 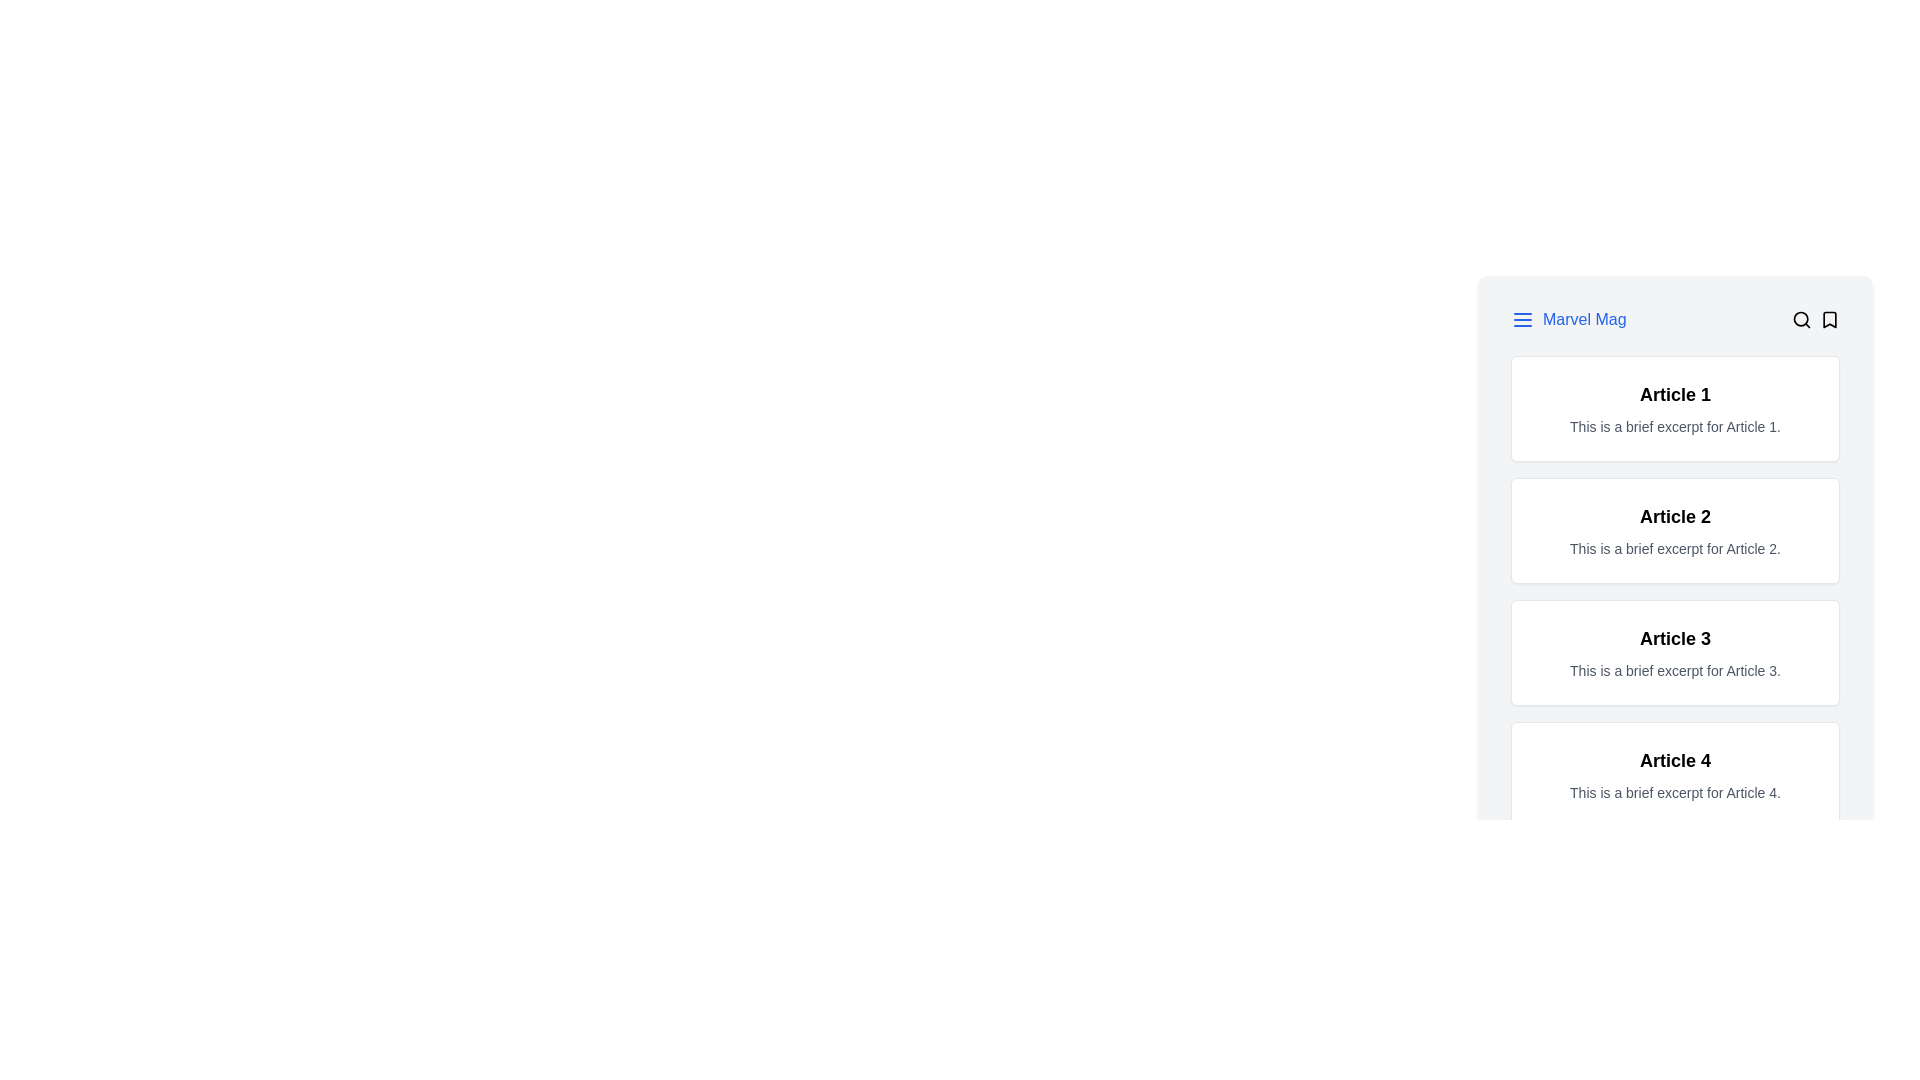 I want to click on the text label element reading 'This is a brief excerpt for Article 2.' located under the 'Article 2' heading in the second card of the article list, so click(x=1675, y=548).